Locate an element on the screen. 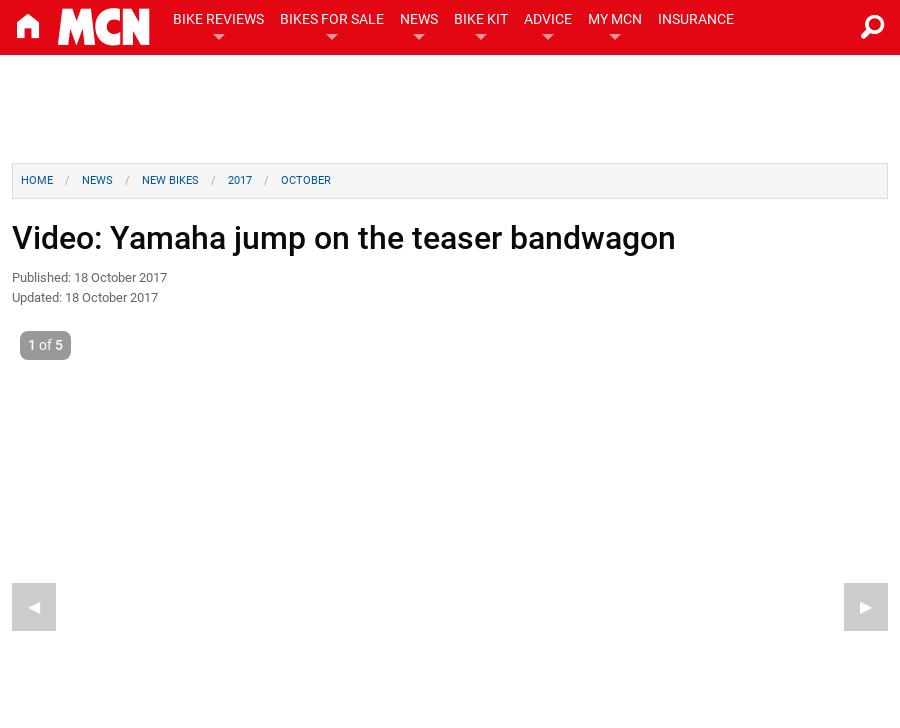 The height and width of the screenshot is (728, 900). 'News' is located at coordinates (96, 180).